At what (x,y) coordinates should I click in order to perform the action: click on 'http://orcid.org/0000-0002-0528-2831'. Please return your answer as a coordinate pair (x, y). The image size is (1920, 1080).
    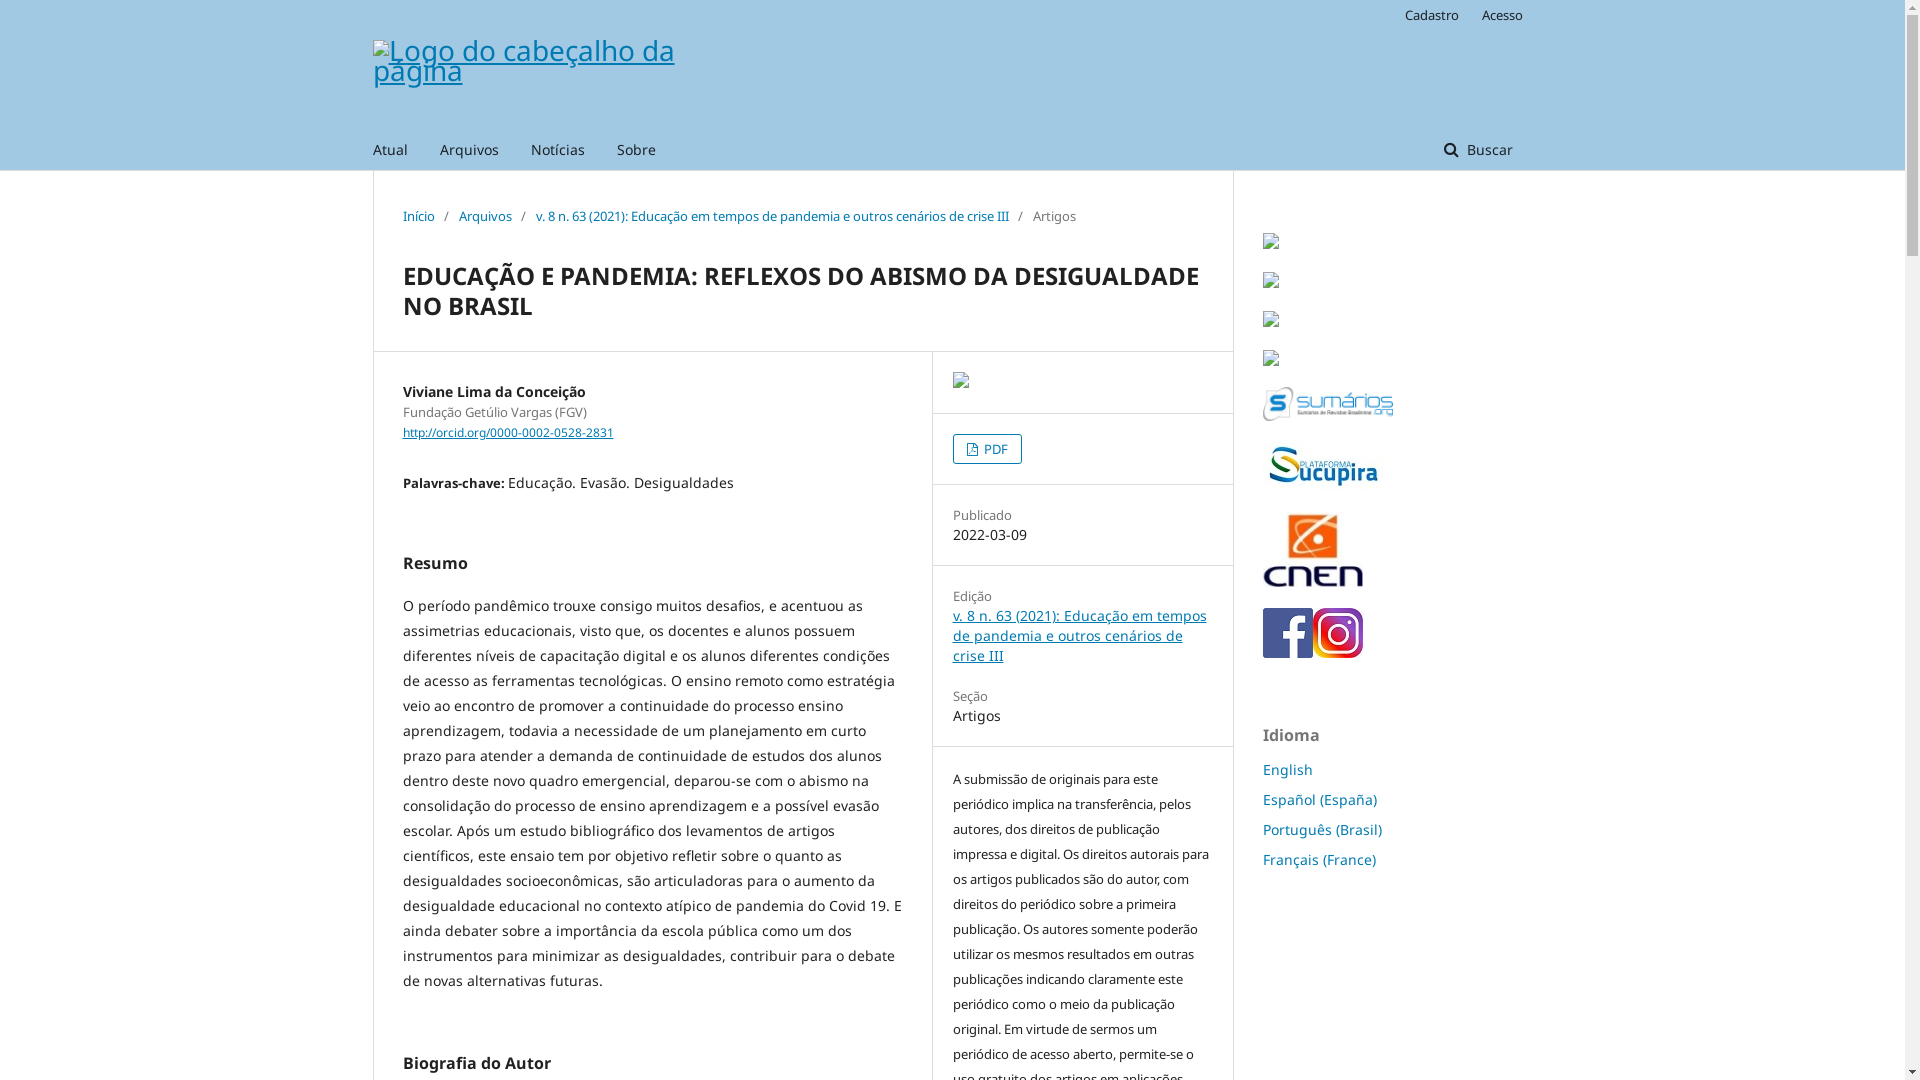
    Looking at the image, I should click on (507, 431).